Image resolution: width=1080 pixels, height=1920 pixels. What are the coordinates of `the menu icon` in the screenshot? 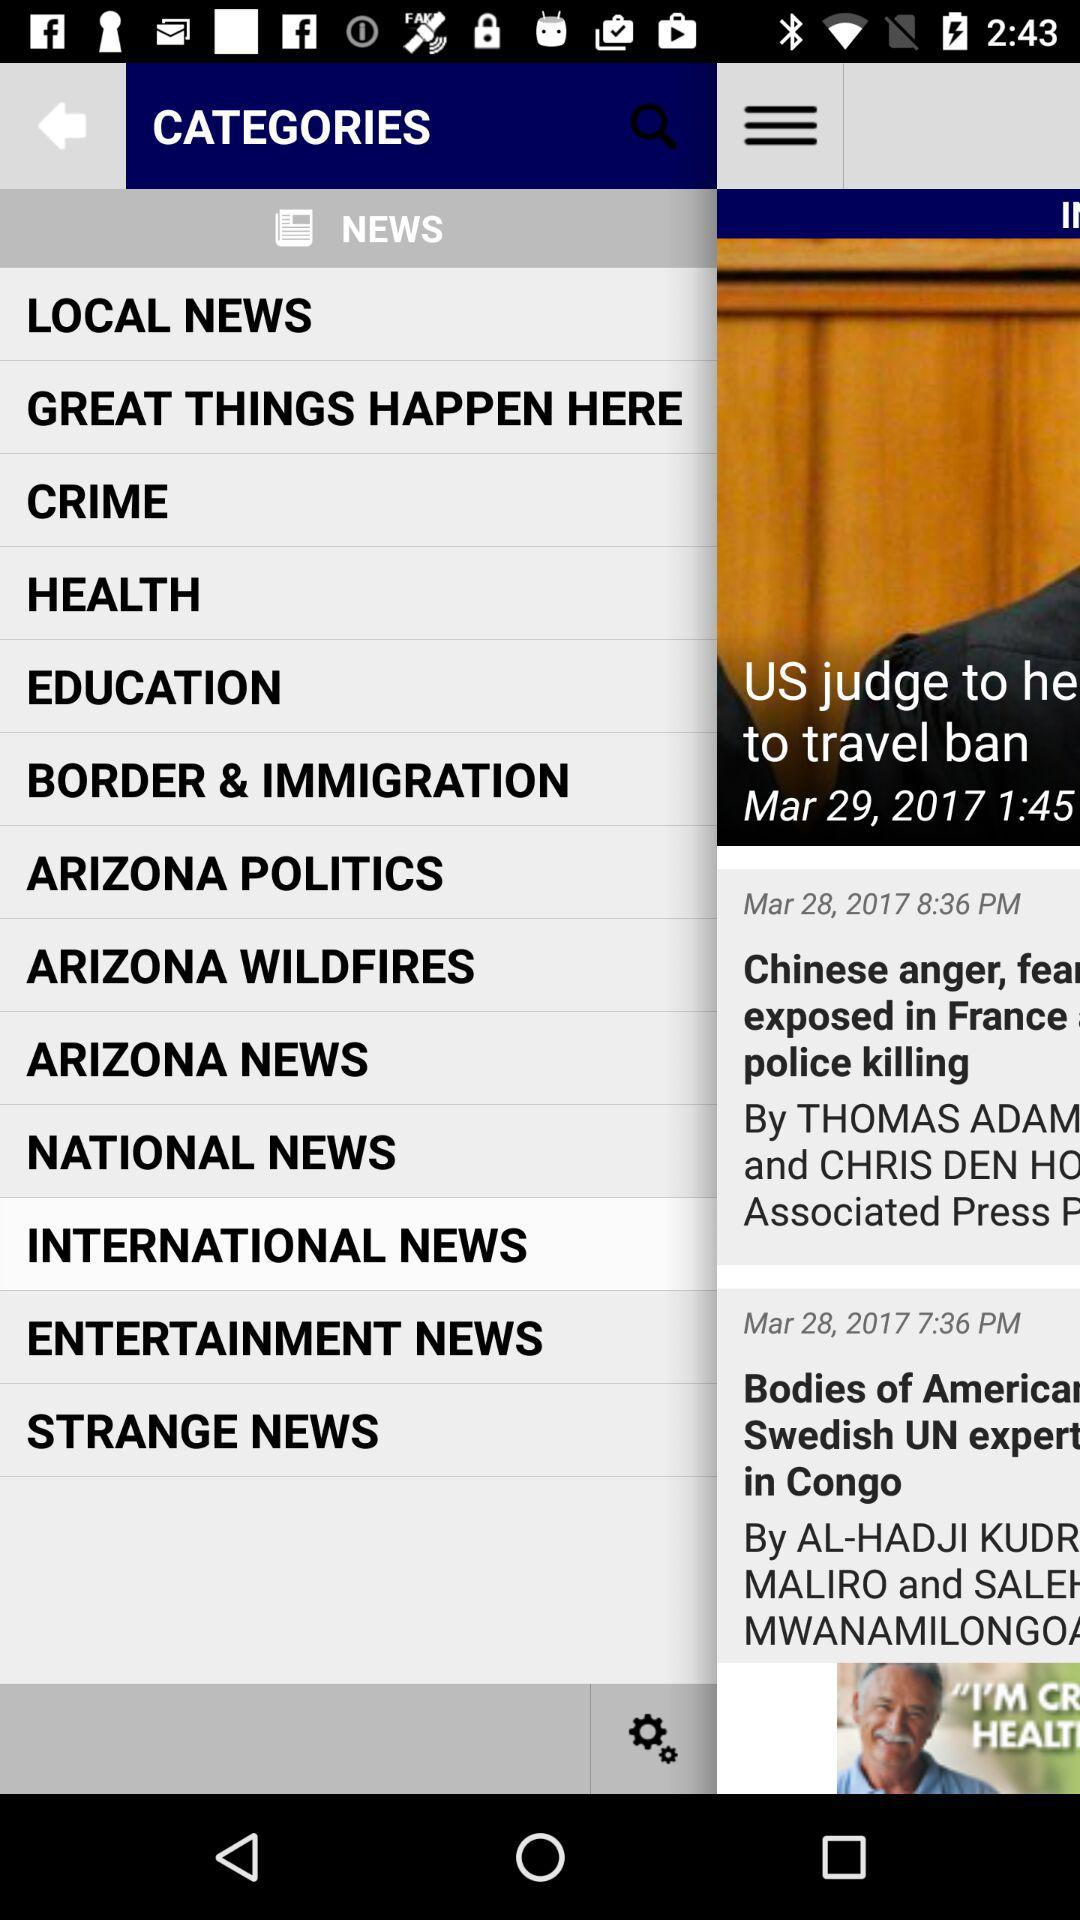 It's located at (778, 124).